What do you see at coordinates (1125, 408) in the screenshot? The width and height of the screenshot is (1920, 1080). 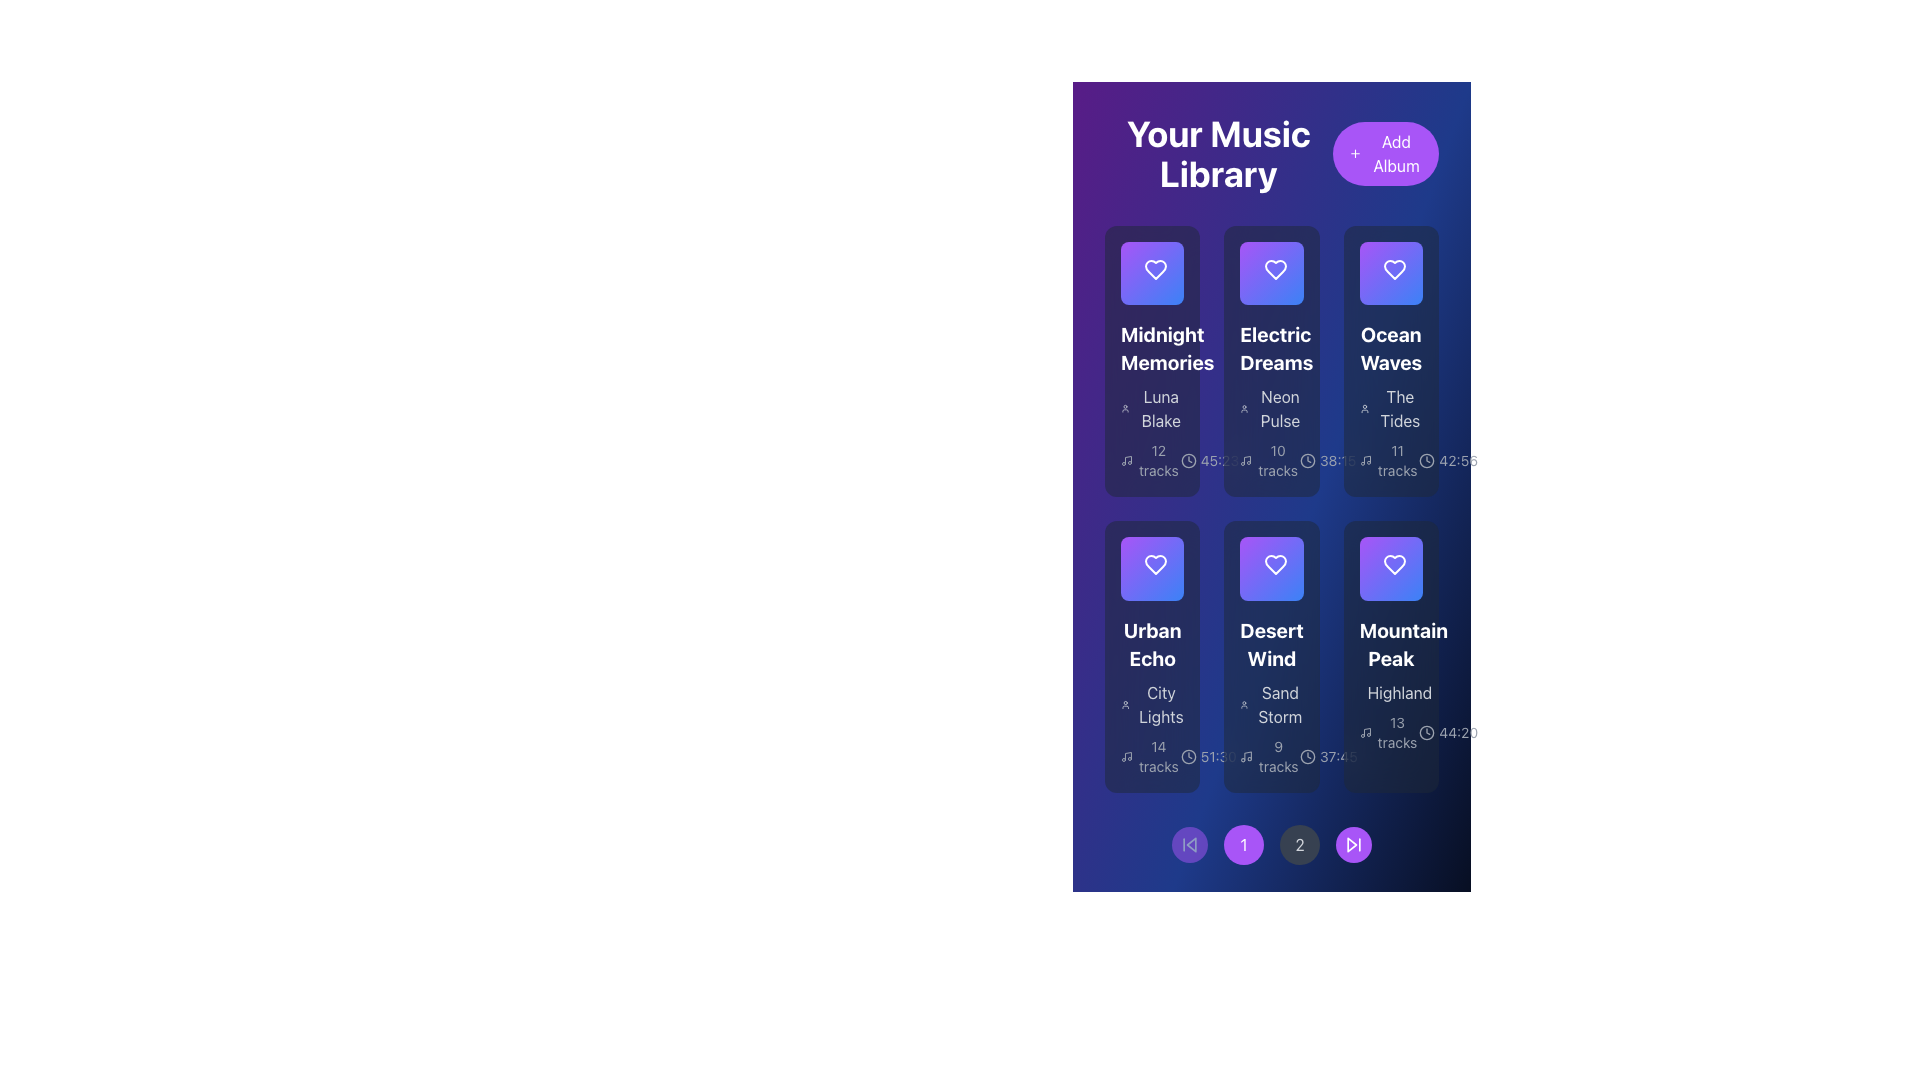 I see `the user profile icon, which is a circular head and shoulders outline, located to the left of the text 'Luna Blake'` at bounding box center [1125, 408].